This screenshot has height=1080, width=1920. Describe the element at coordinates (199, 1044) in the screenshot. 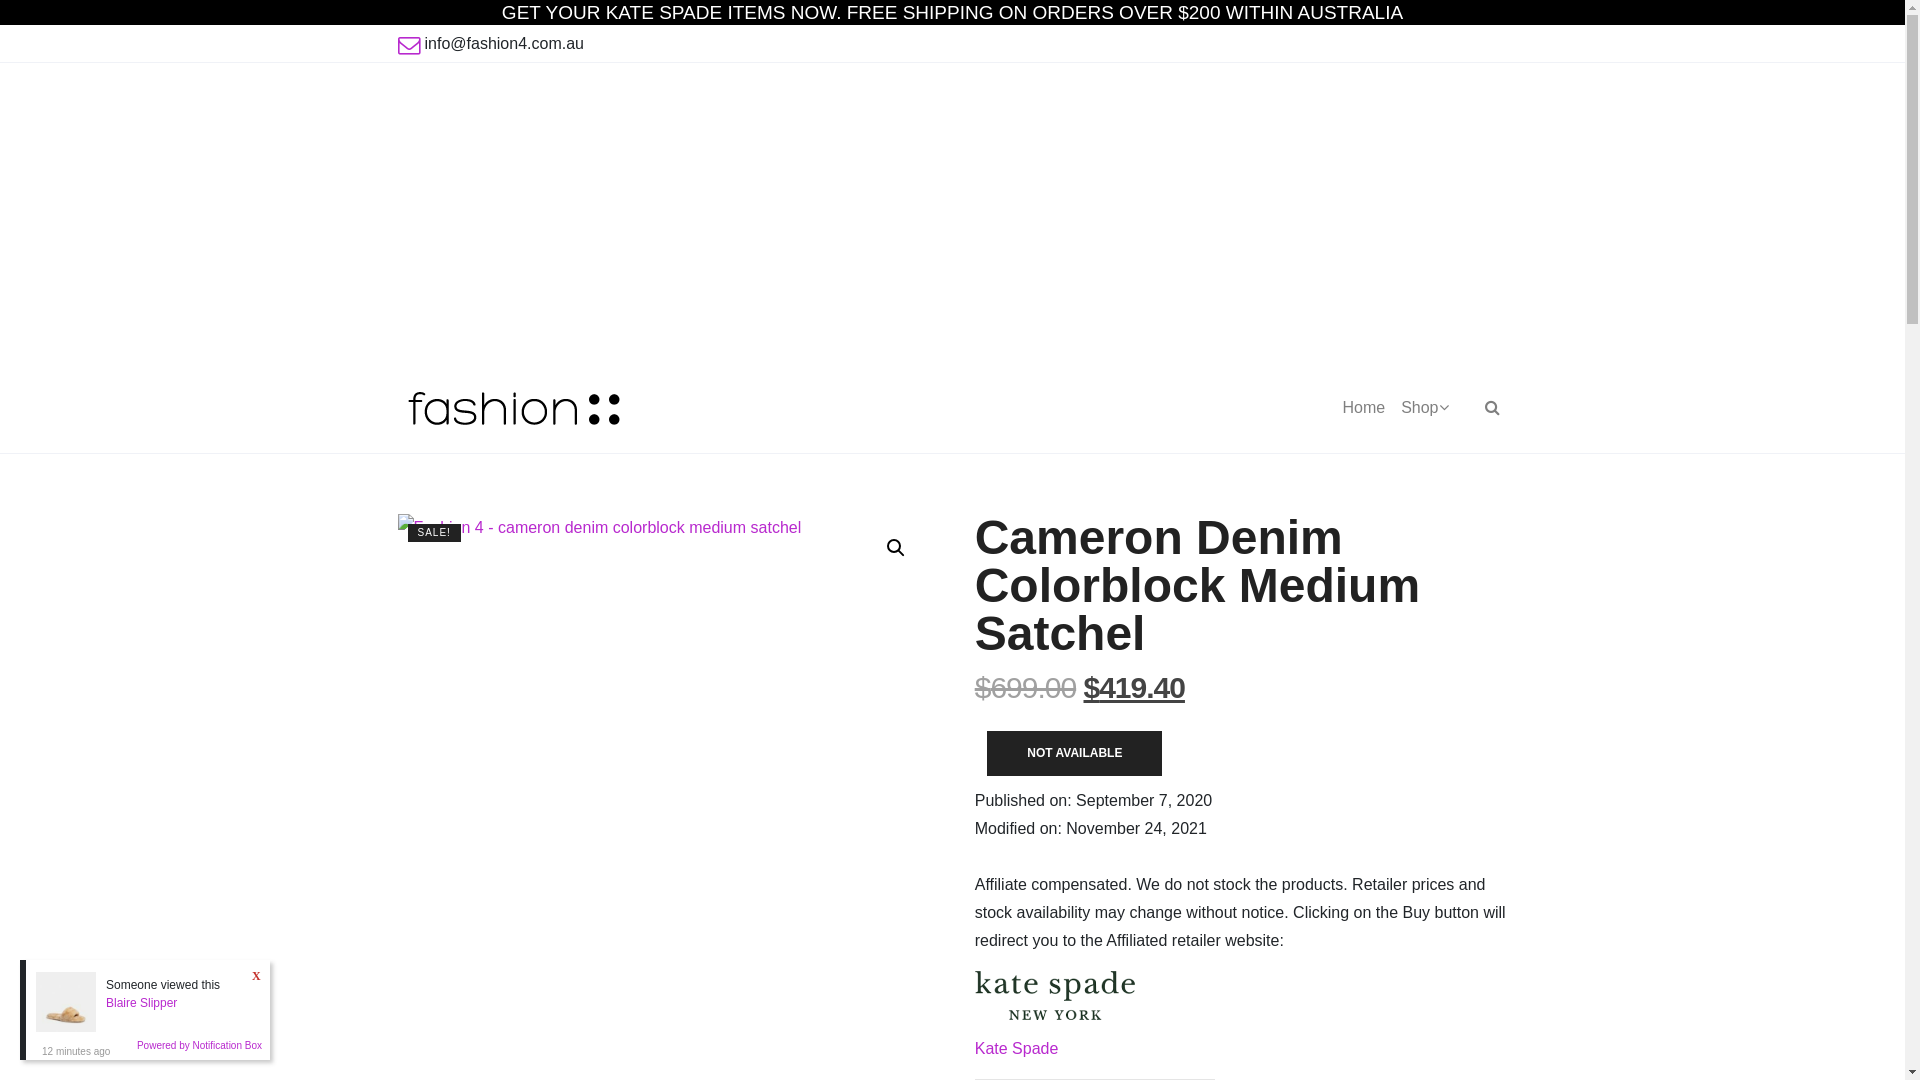

I see `'Powered by Notification Box'` at that location.